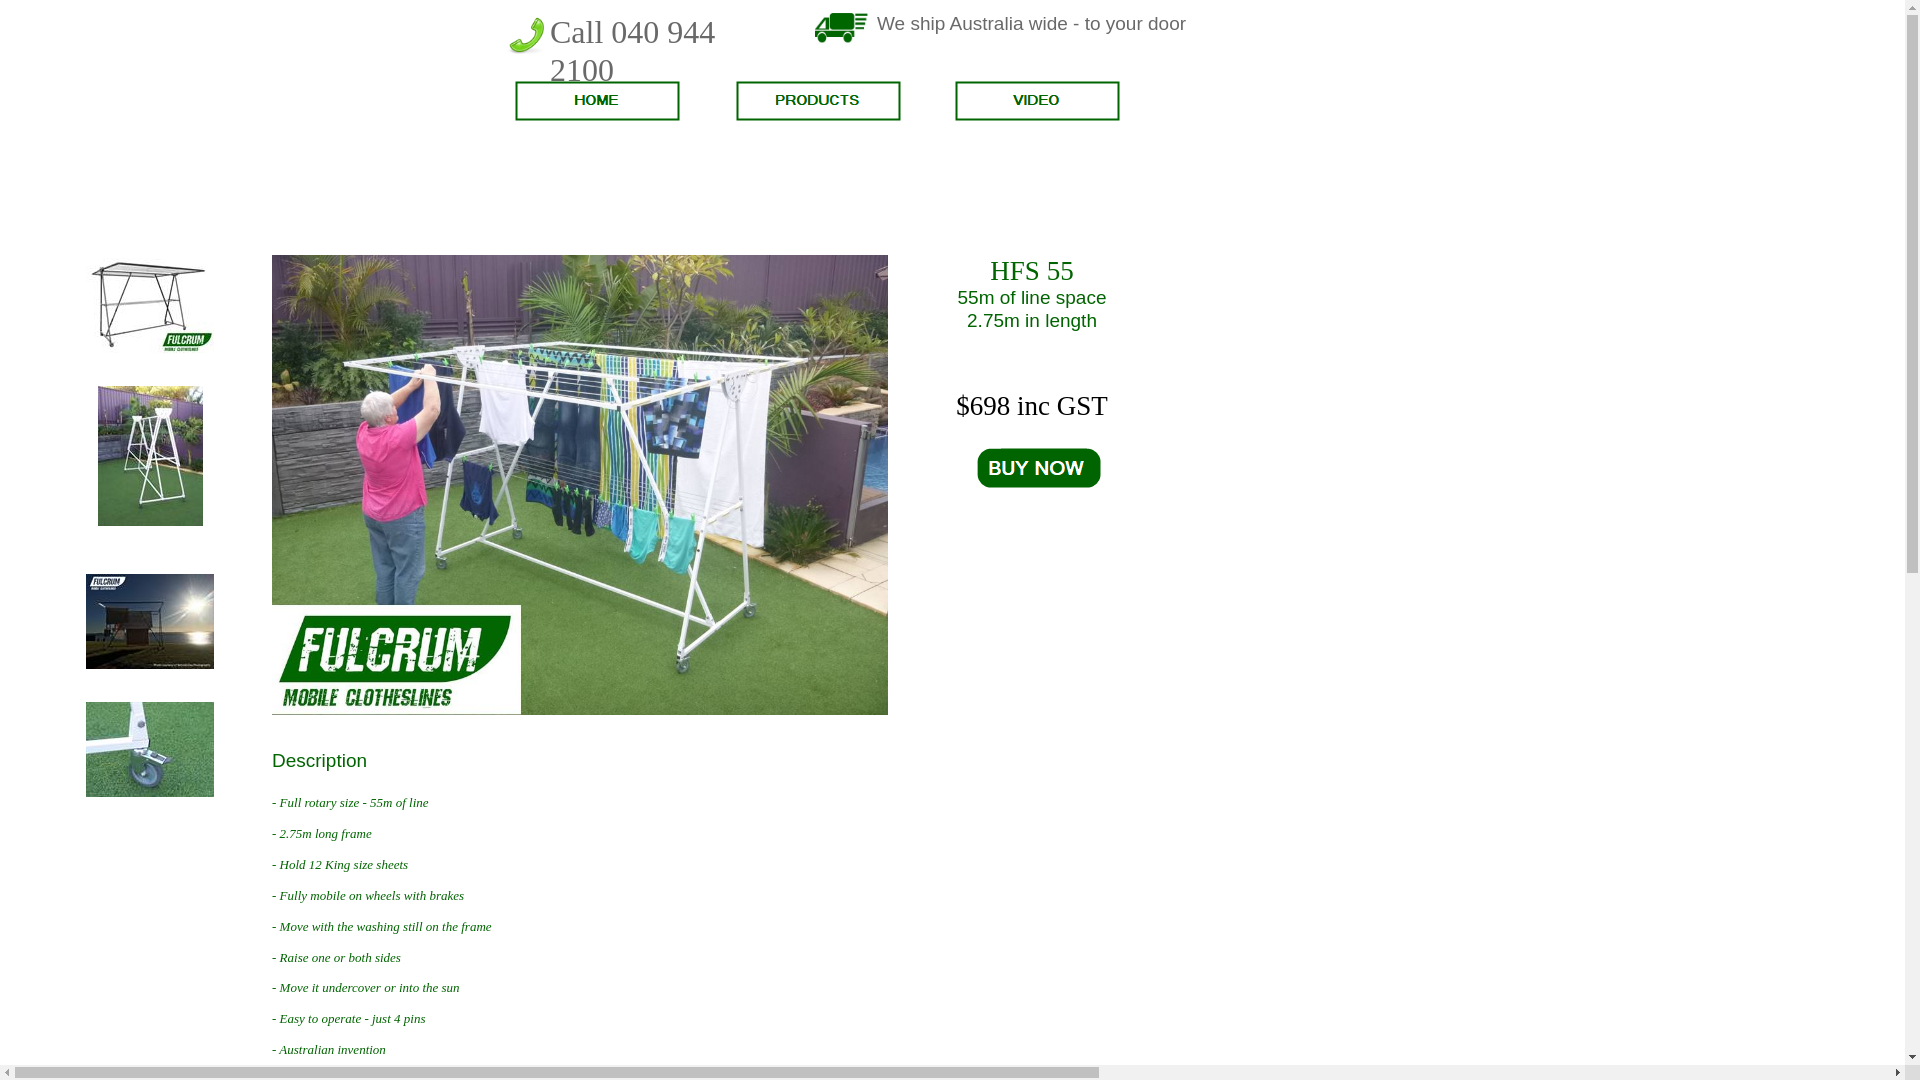  Describe the element at coordinates (148, 791) in the screenshot. I see `'Wheel with brake'` at that location.